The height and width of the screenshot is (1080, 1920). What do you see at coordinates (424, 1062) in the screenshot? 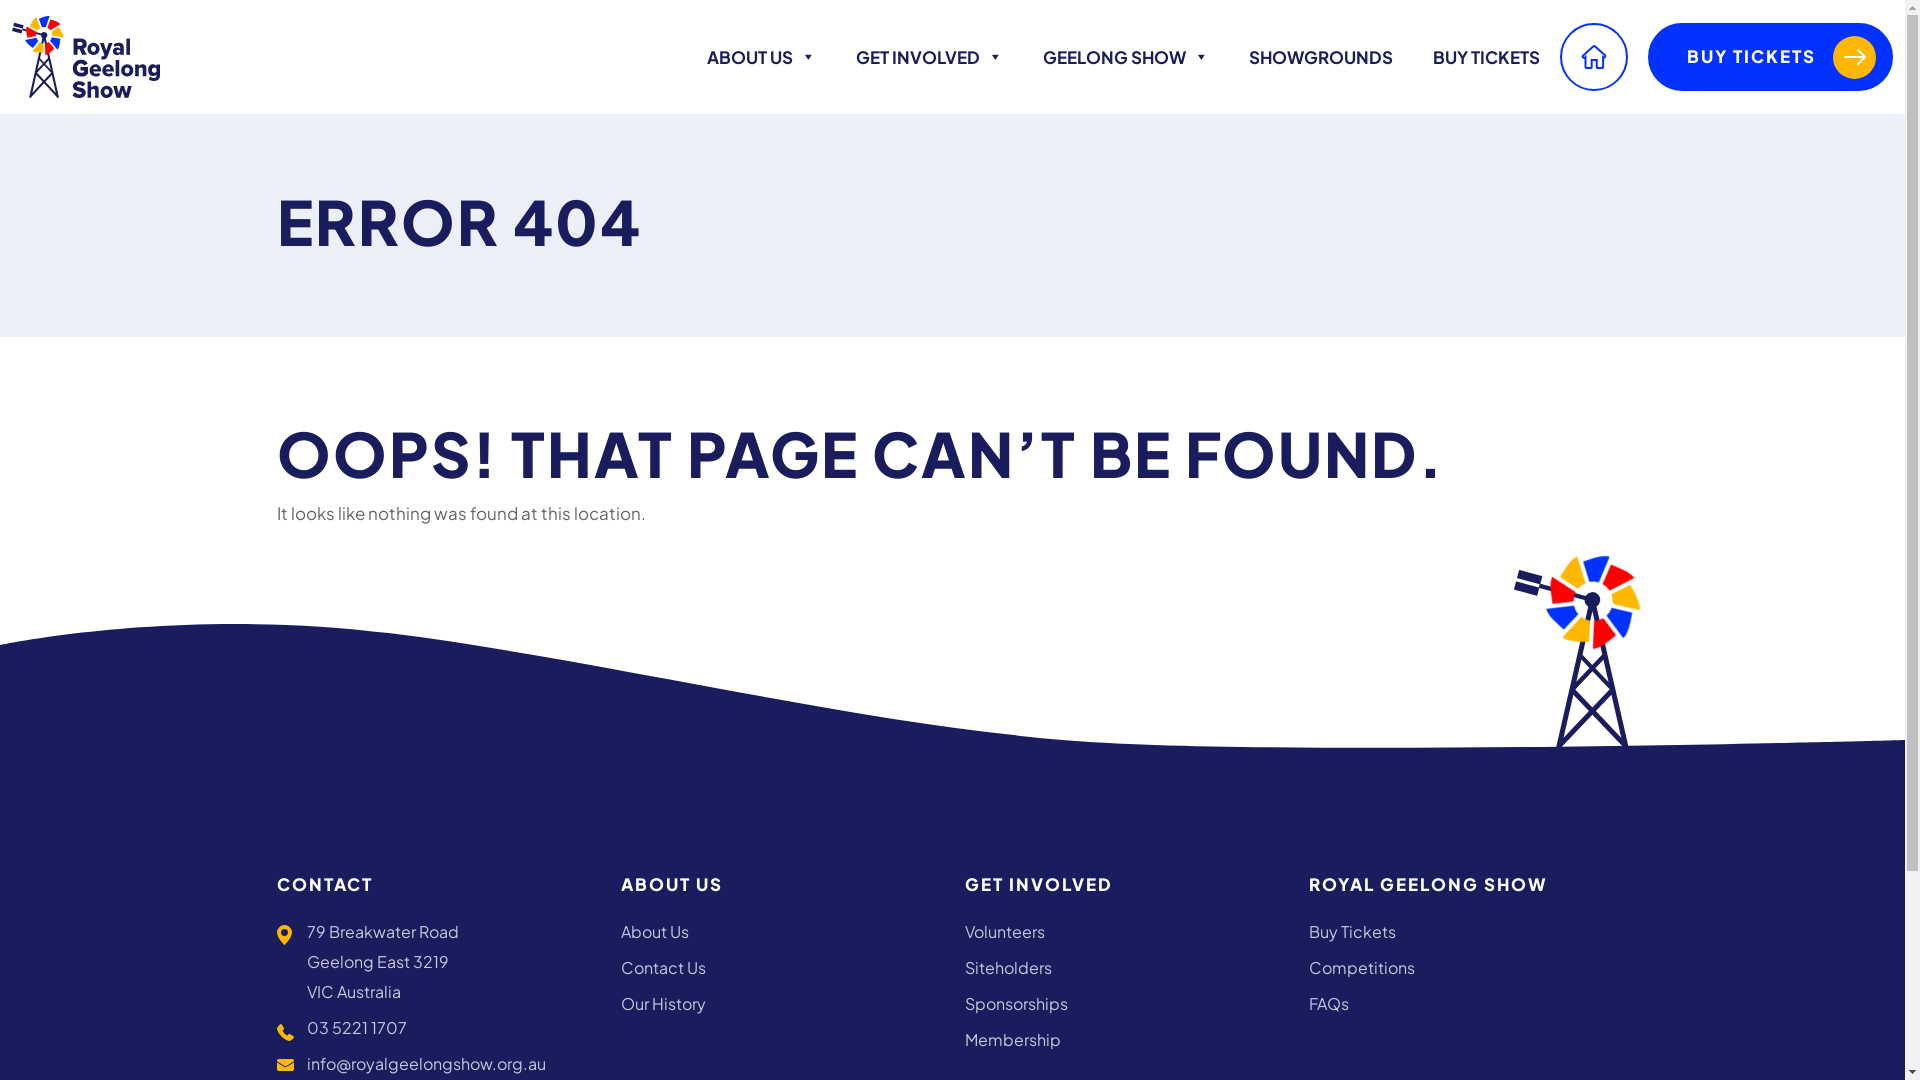
I see `'info@royalgeelongshow.org.au'` at bounding box center [424, 1062].